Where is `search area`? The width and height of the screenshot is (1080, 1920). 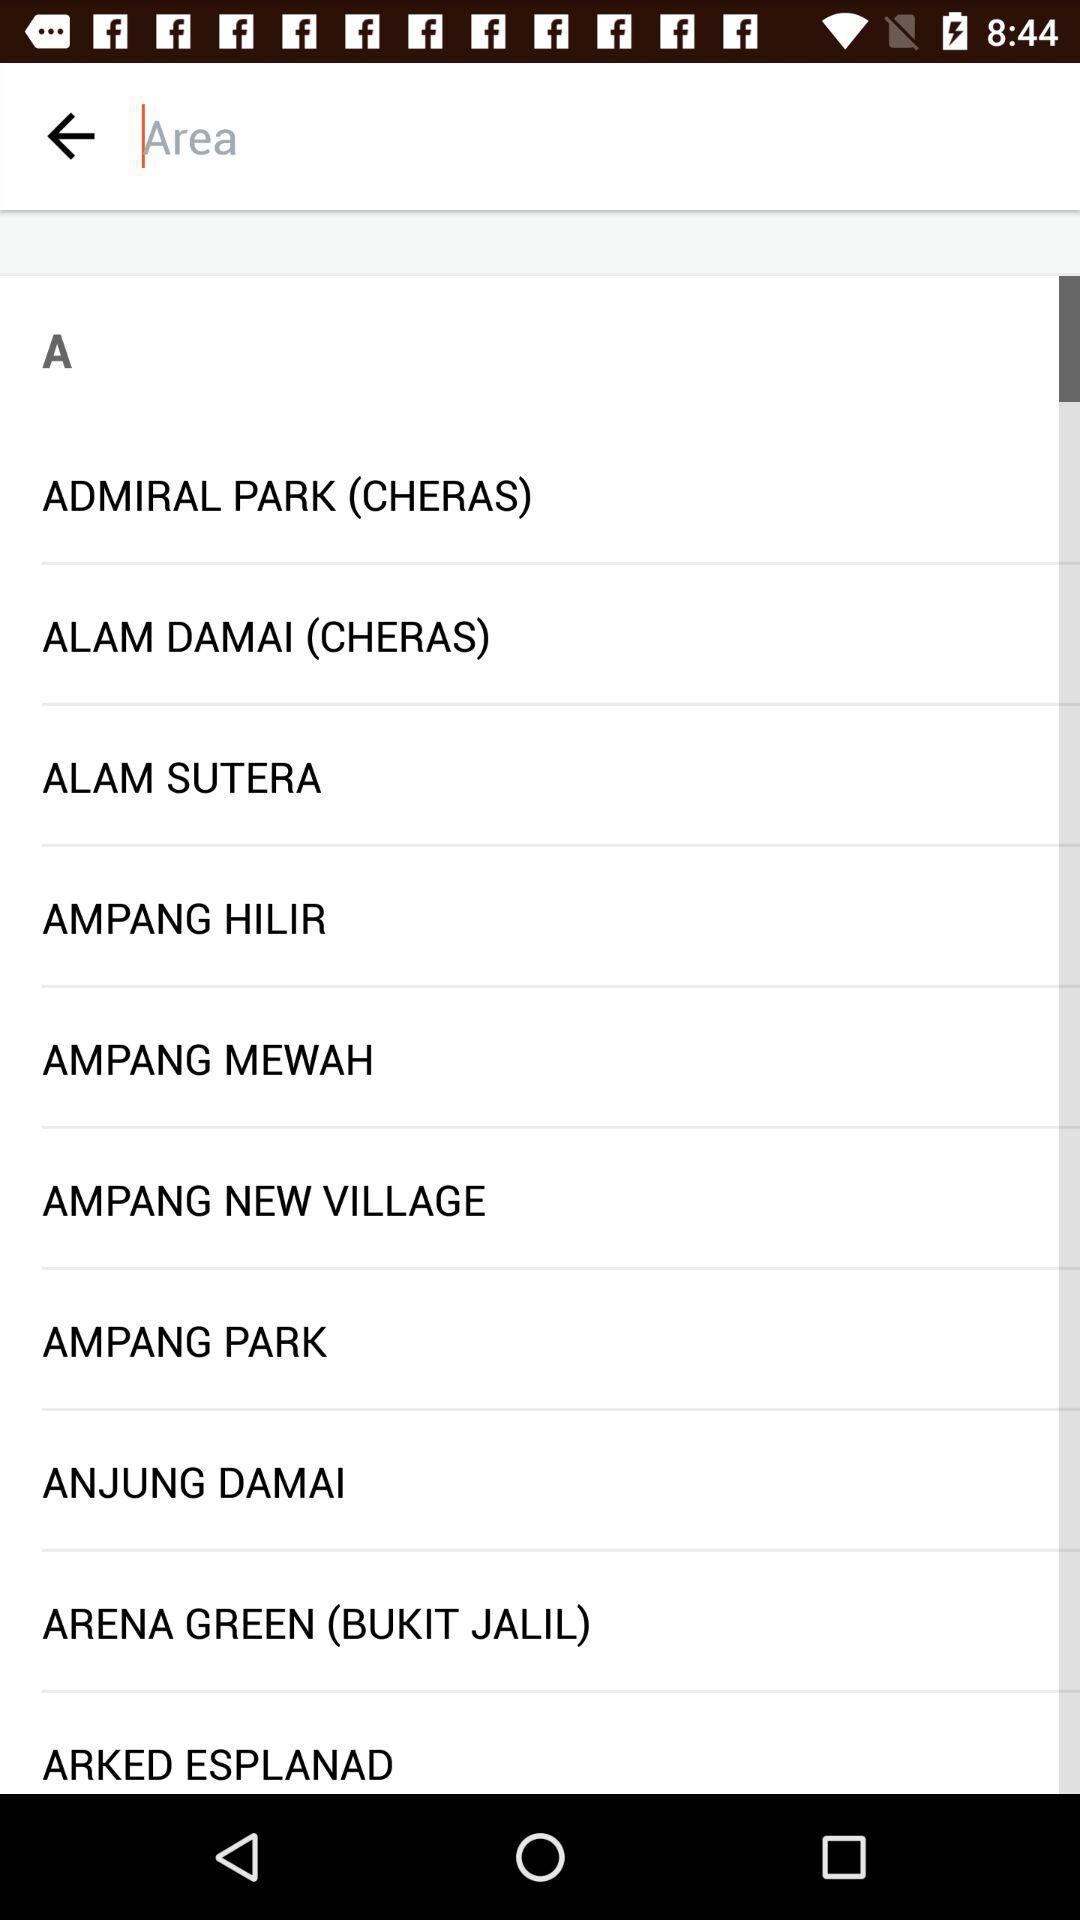
search area is located at coordinates (609, 135).